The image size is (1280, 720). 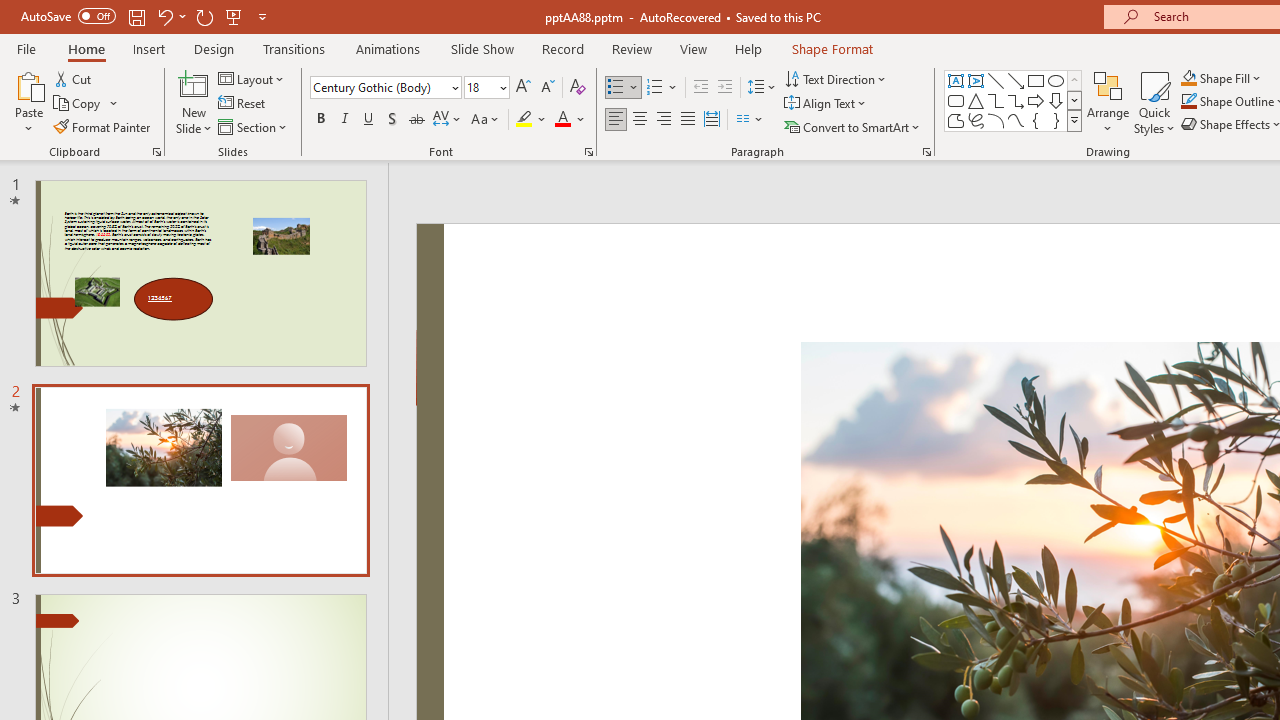 I want to click on 'Arrange', so click(x=1107, y=103).